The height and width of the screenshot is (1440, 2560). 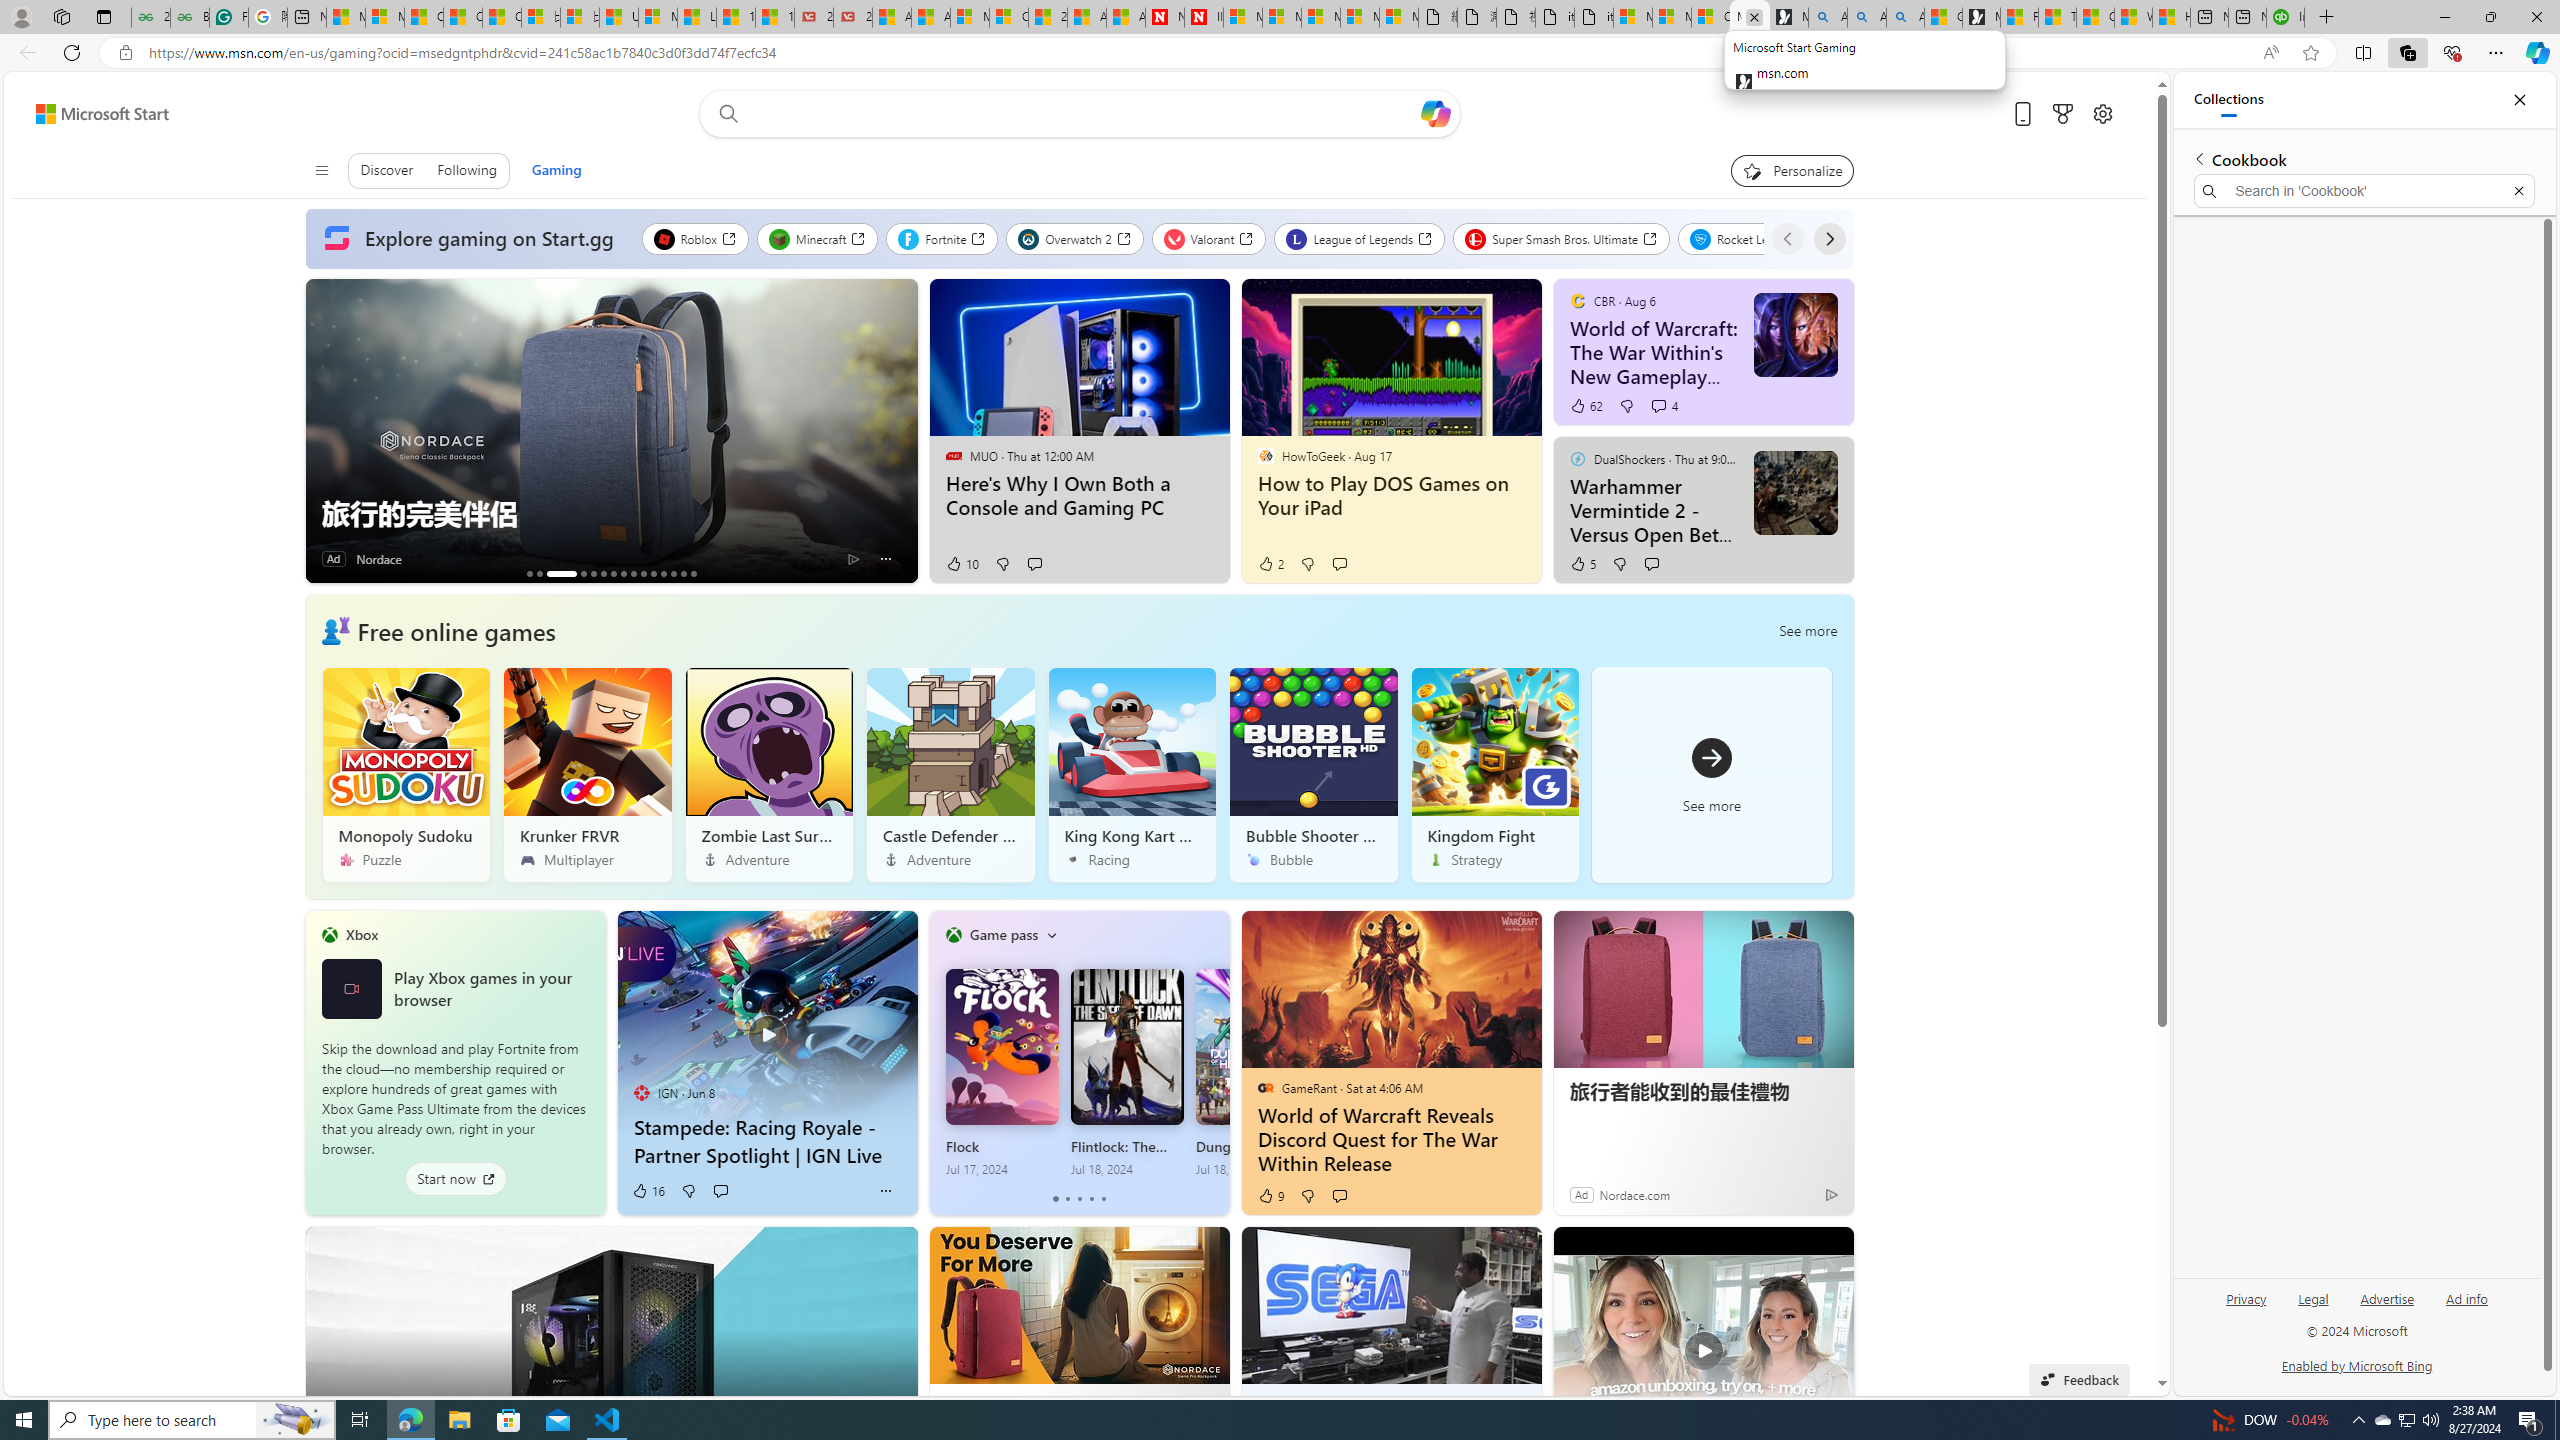 I want to click on 'Newsweek - News, Analysis, Politics, Business, Technology', so click(x=1163, y=16).